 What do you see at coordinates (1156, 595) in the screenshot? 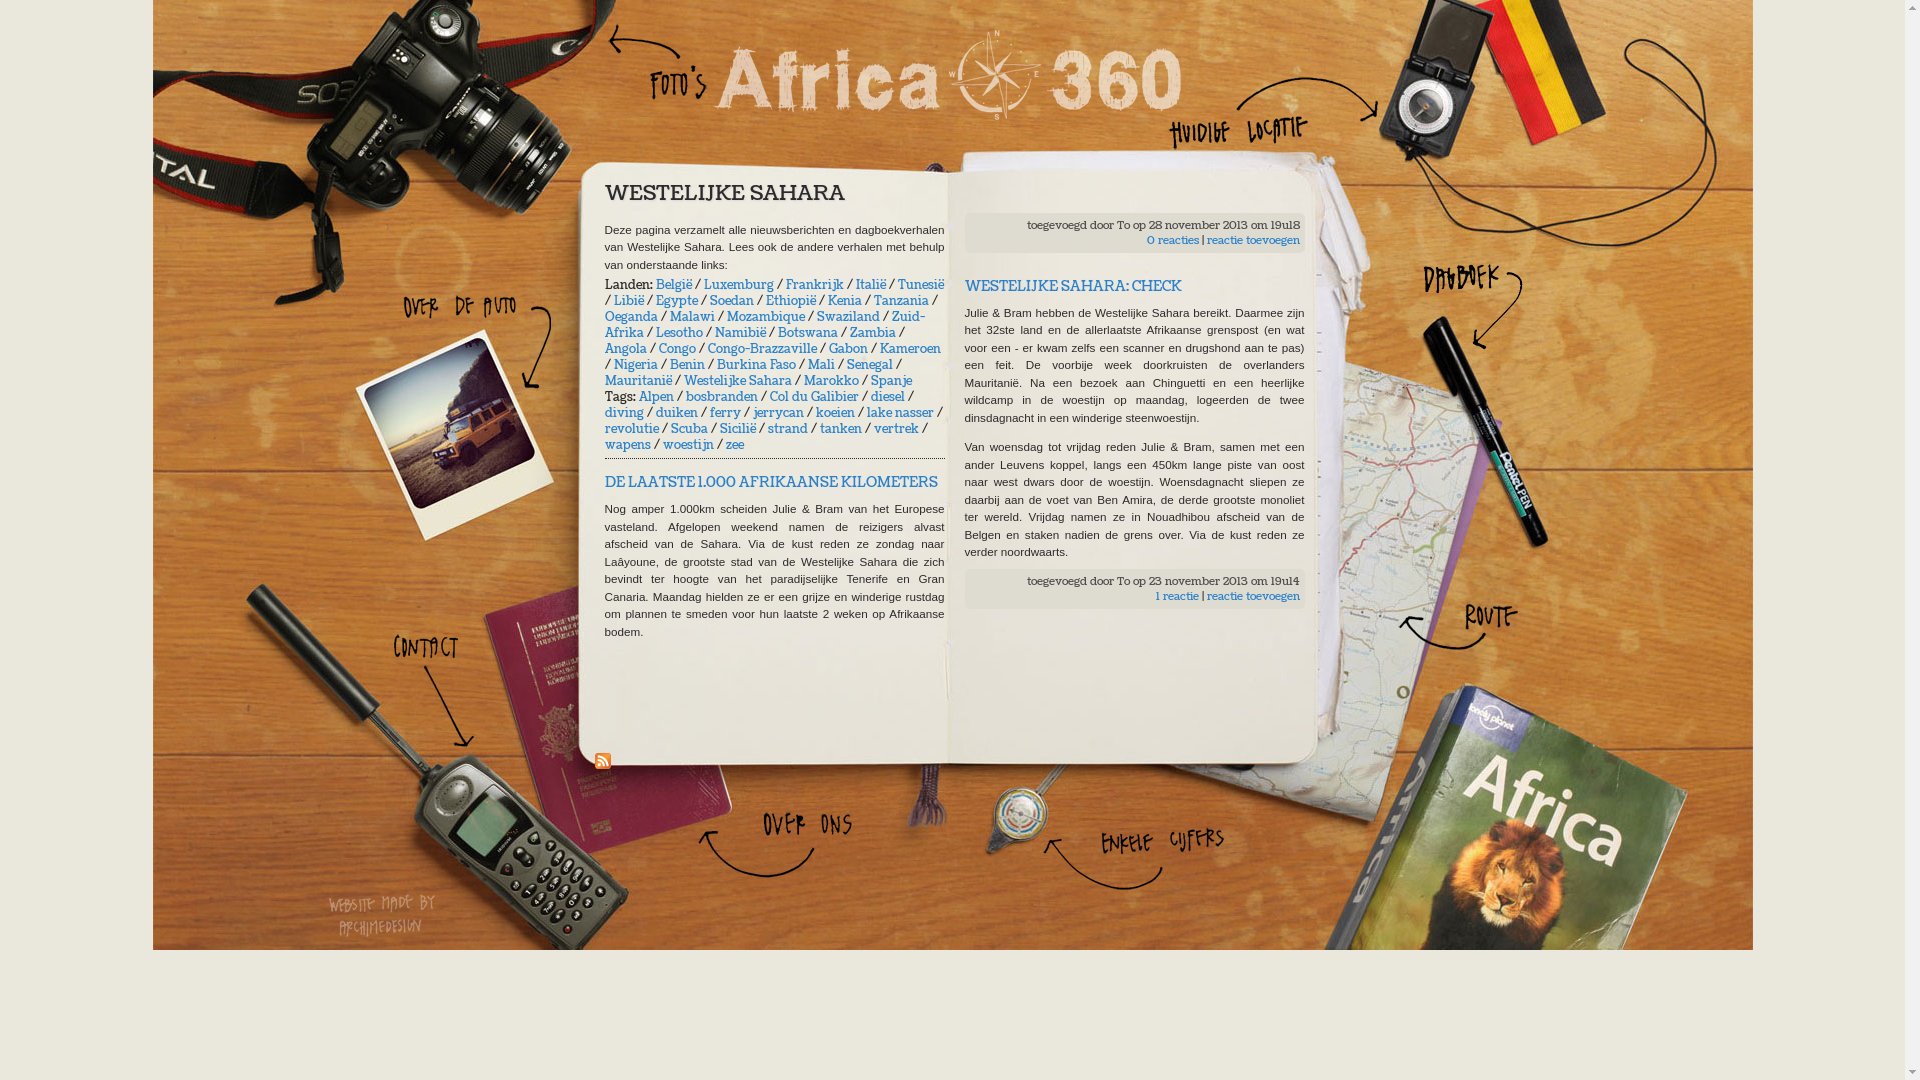
I see `'1 reactie'` at bounding box center [1156, 595].